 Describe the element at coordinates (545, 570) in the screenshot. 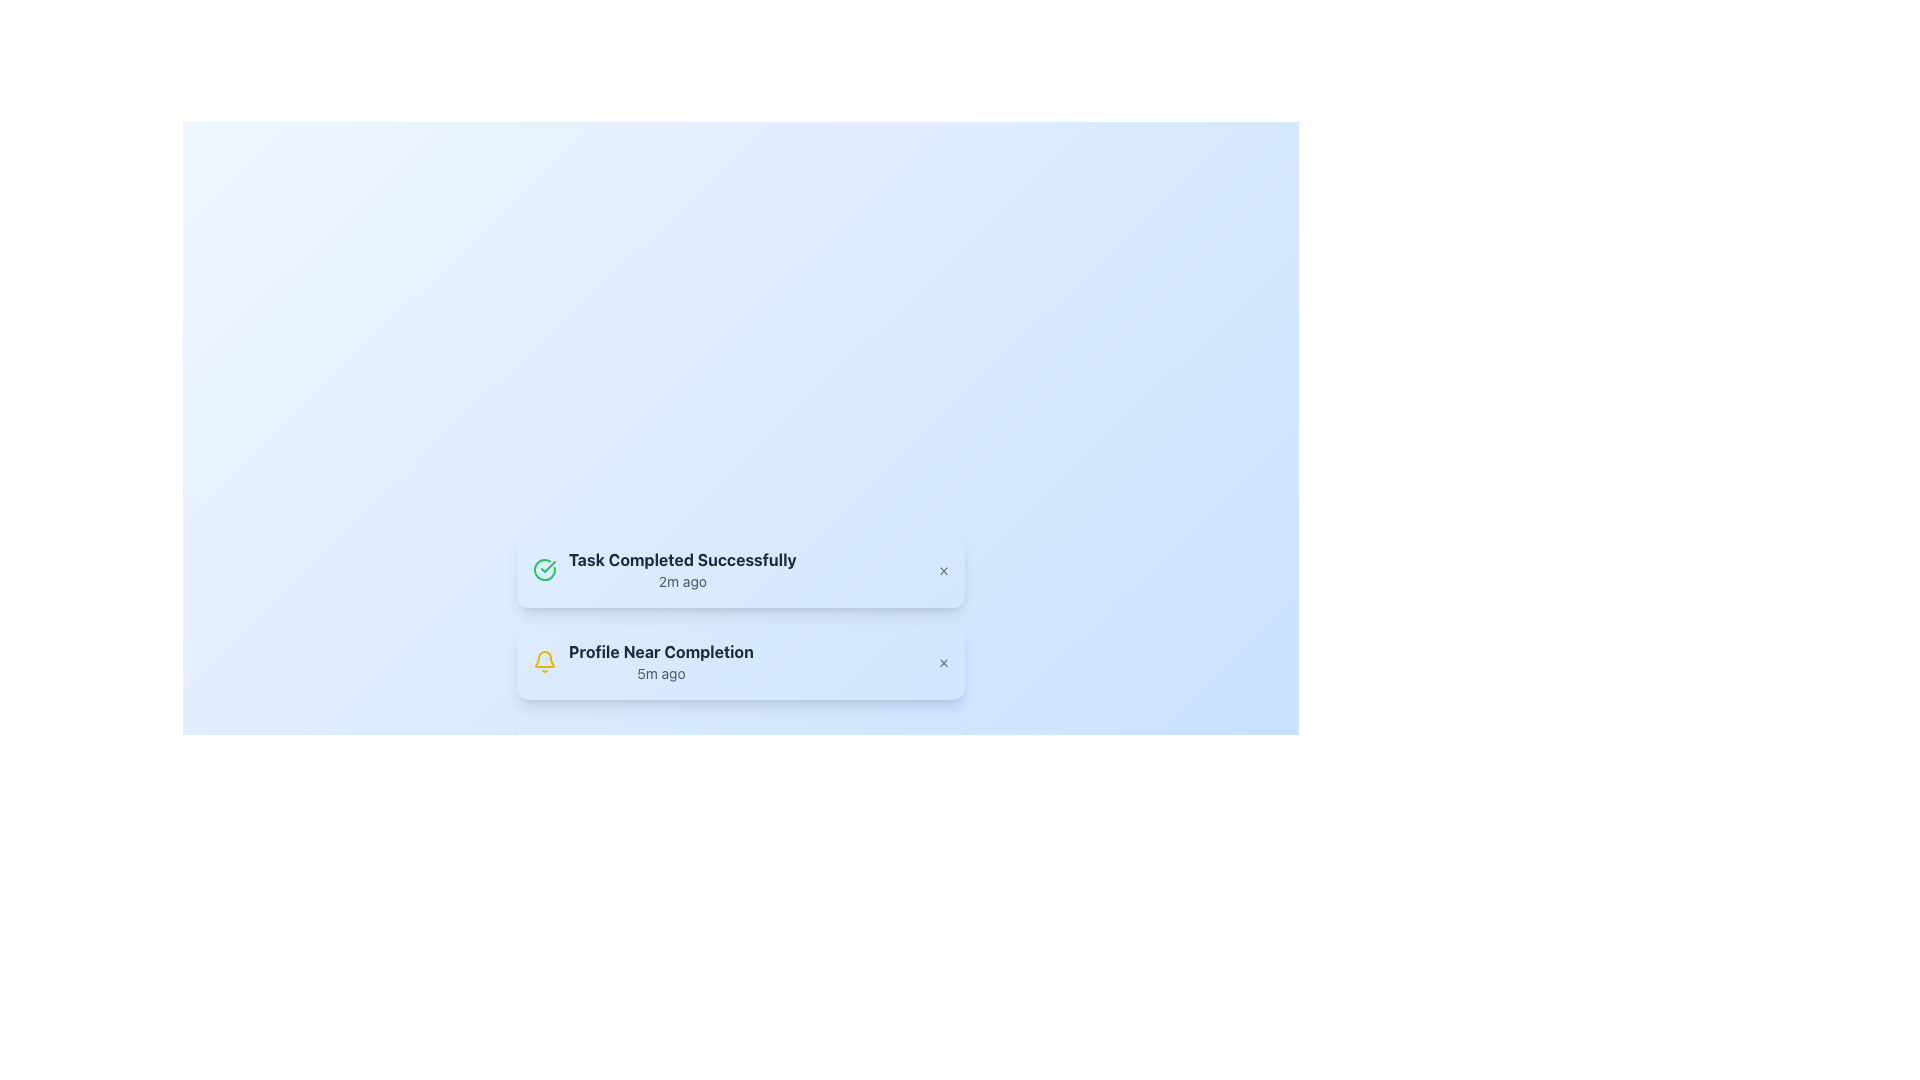

I see `the completion icon located at the leftmost position of the 'Task Completed Successfully' notification area` at that location.